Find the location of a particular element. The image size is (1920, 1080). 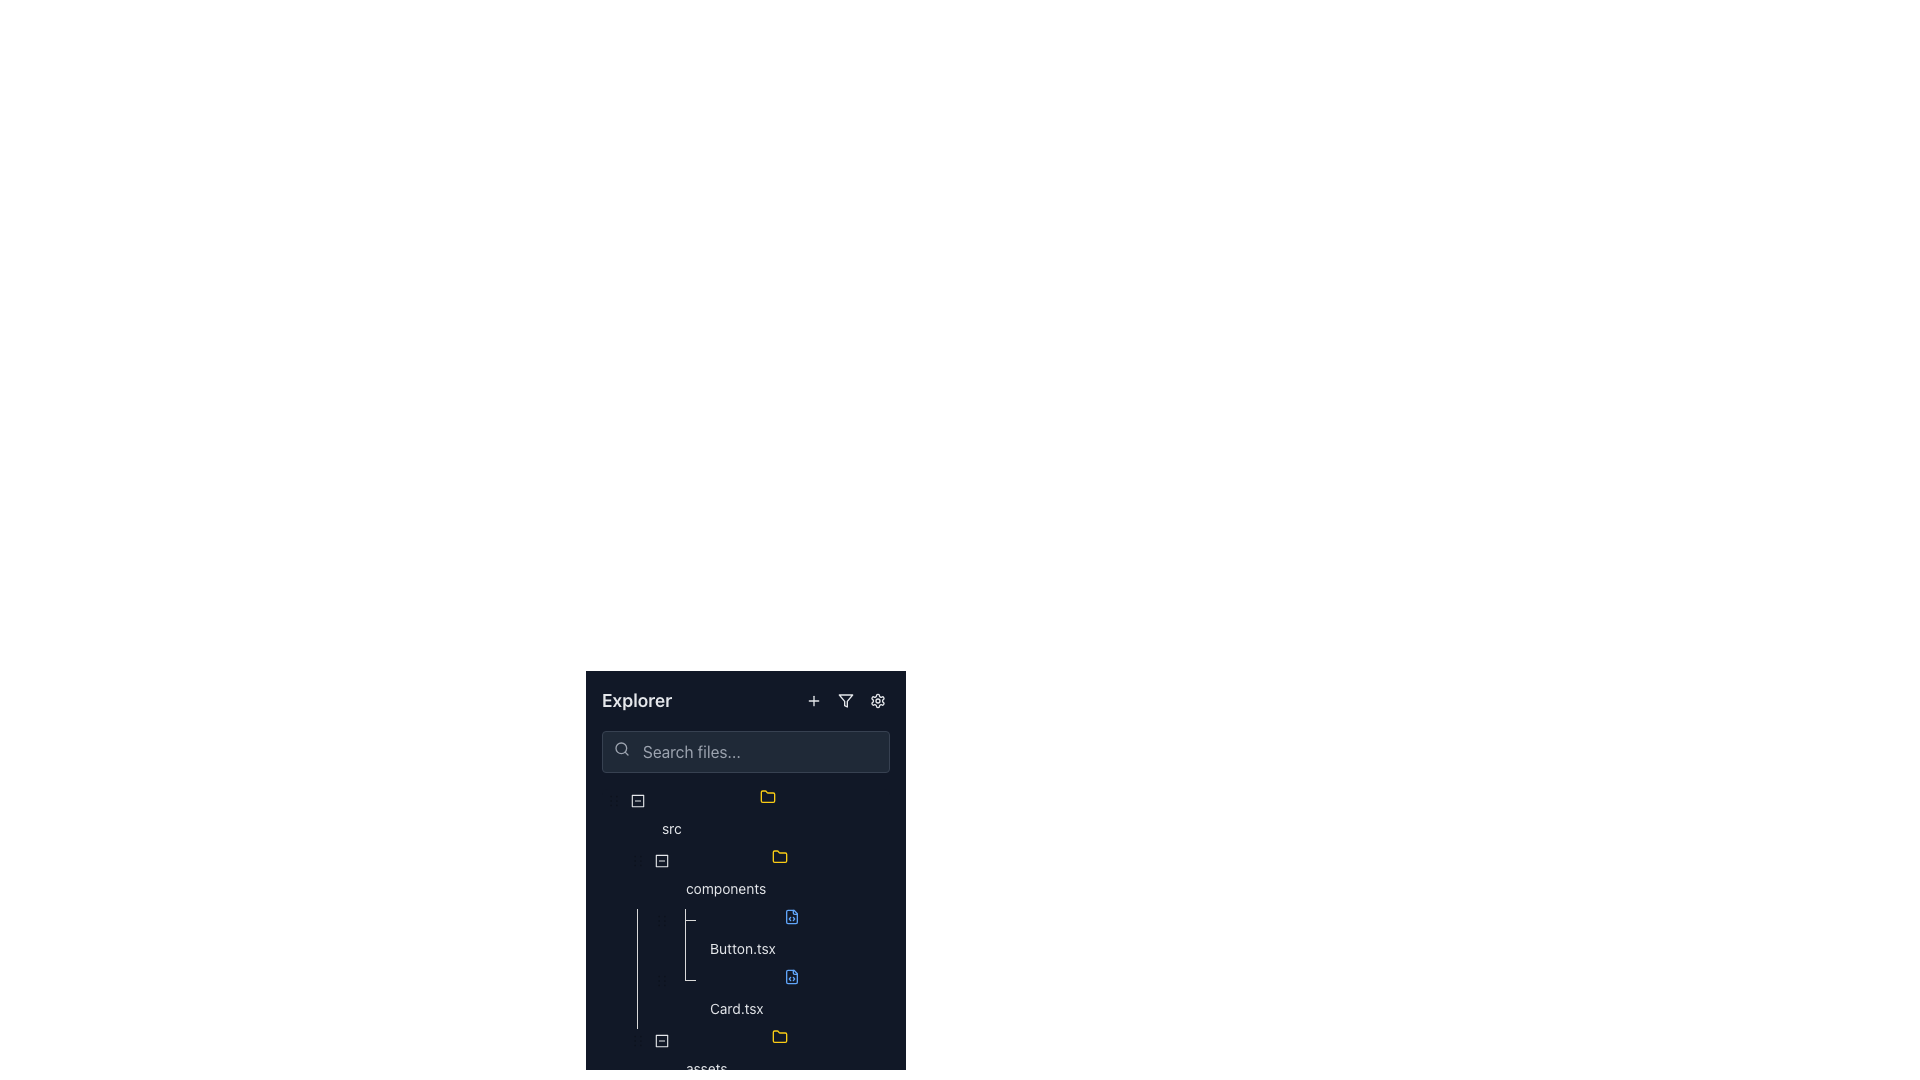

the folder icon located in the 'Explorer' panel next to the title text 'assets' is located at coordinates (782, 1040).